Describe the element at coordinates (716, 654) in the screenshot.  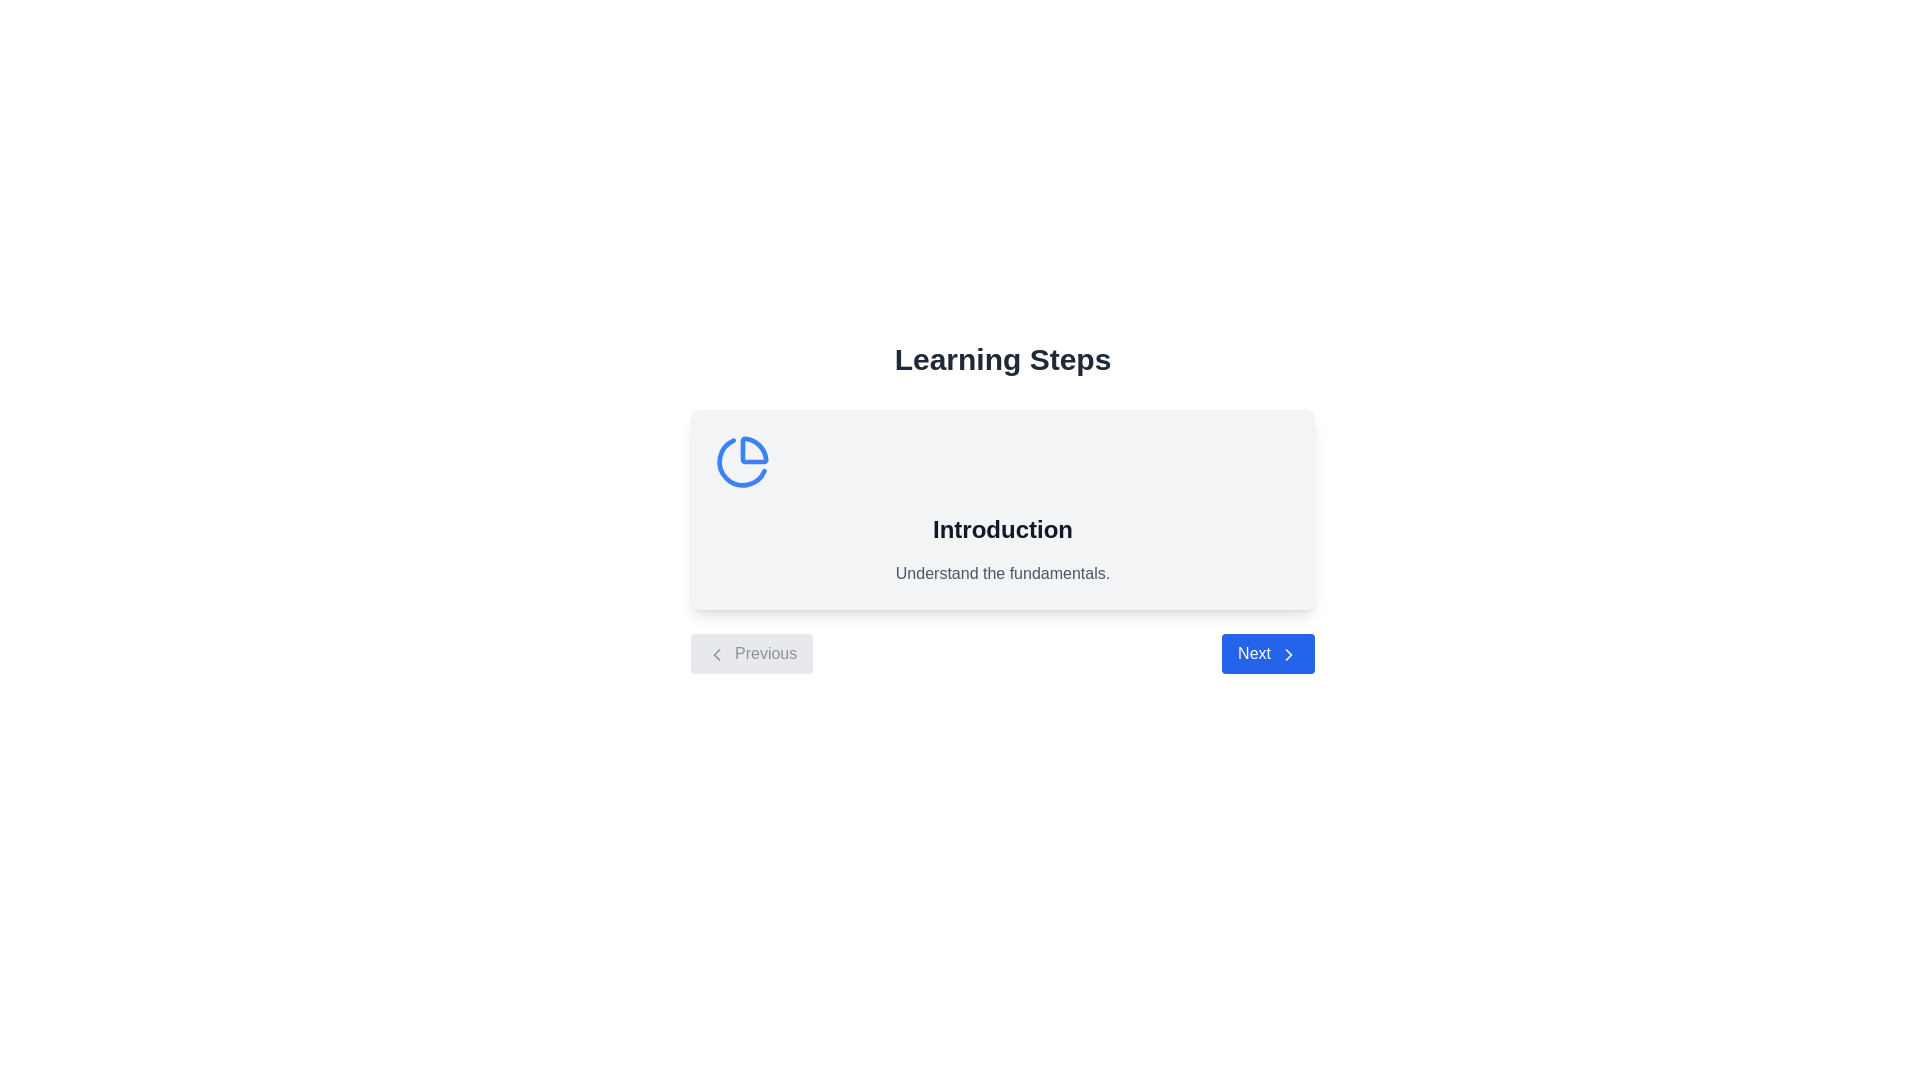
I see `the chevron left arrow icon inside the 'Previous' button, which allows navigation to a prior step or page` at that location.